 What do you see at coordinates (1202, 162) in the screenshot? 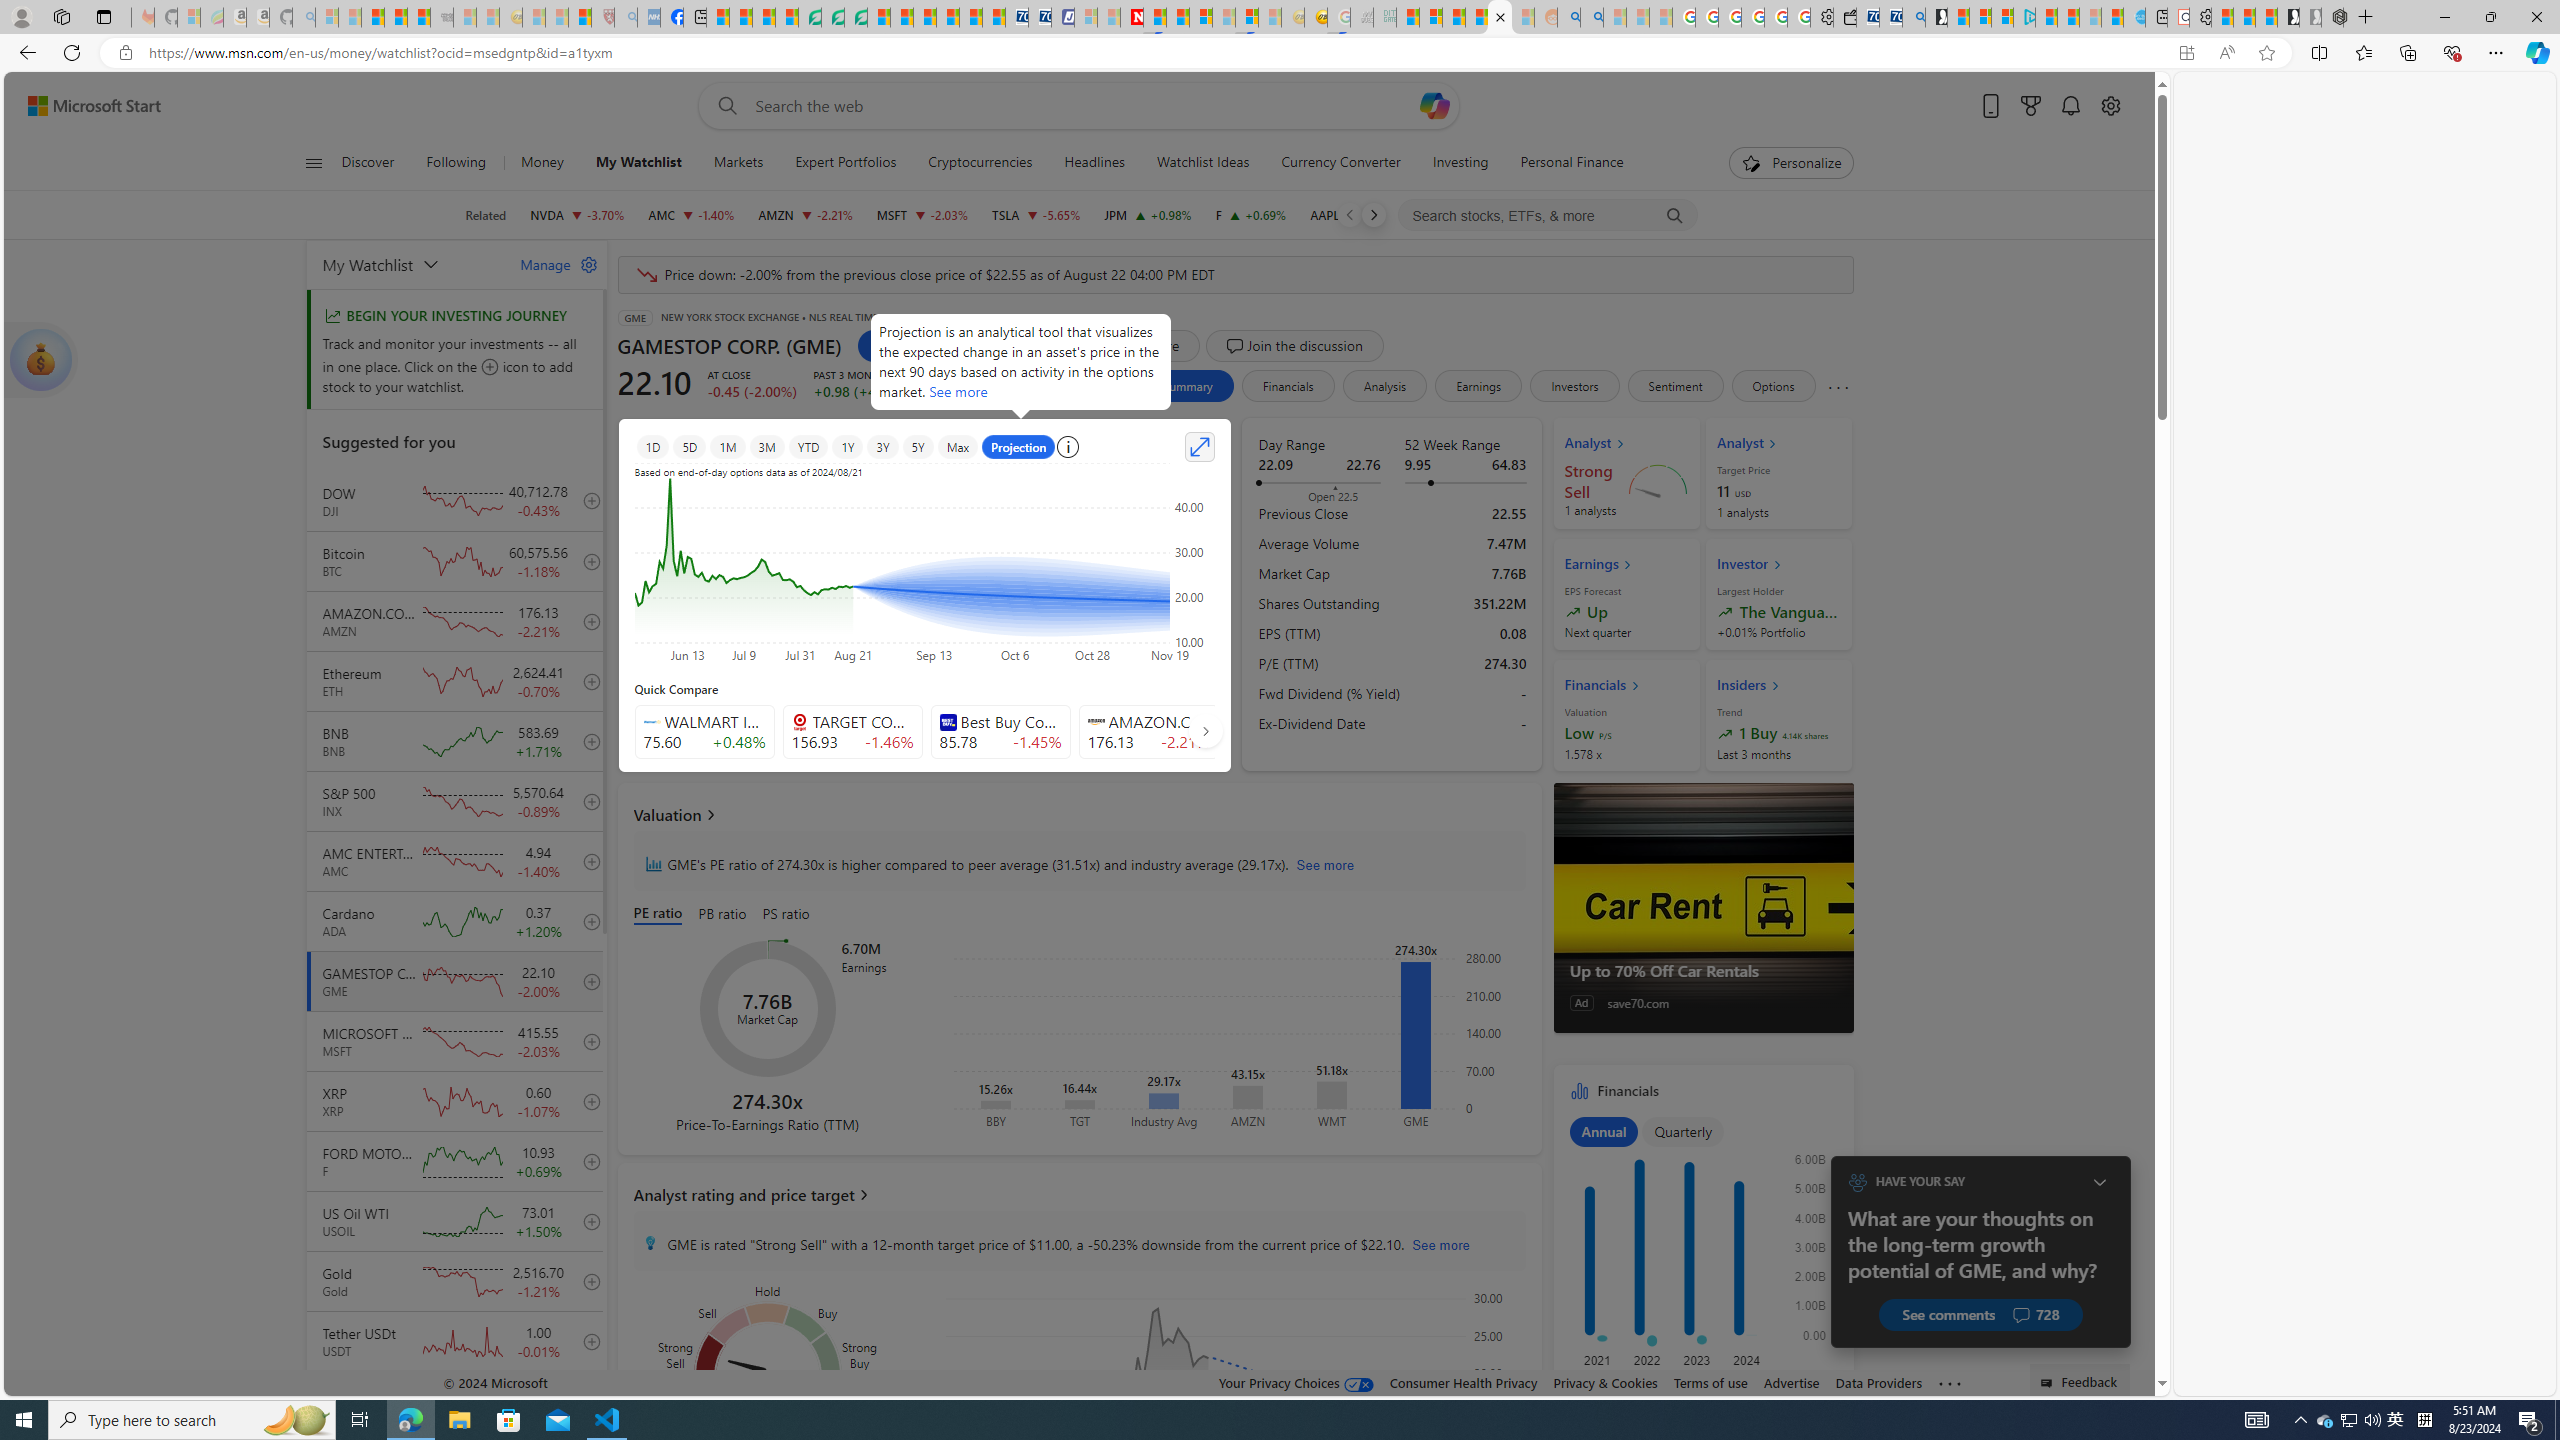
I see `'Watchlist Ideas'` at bounding box center [1202, 162].